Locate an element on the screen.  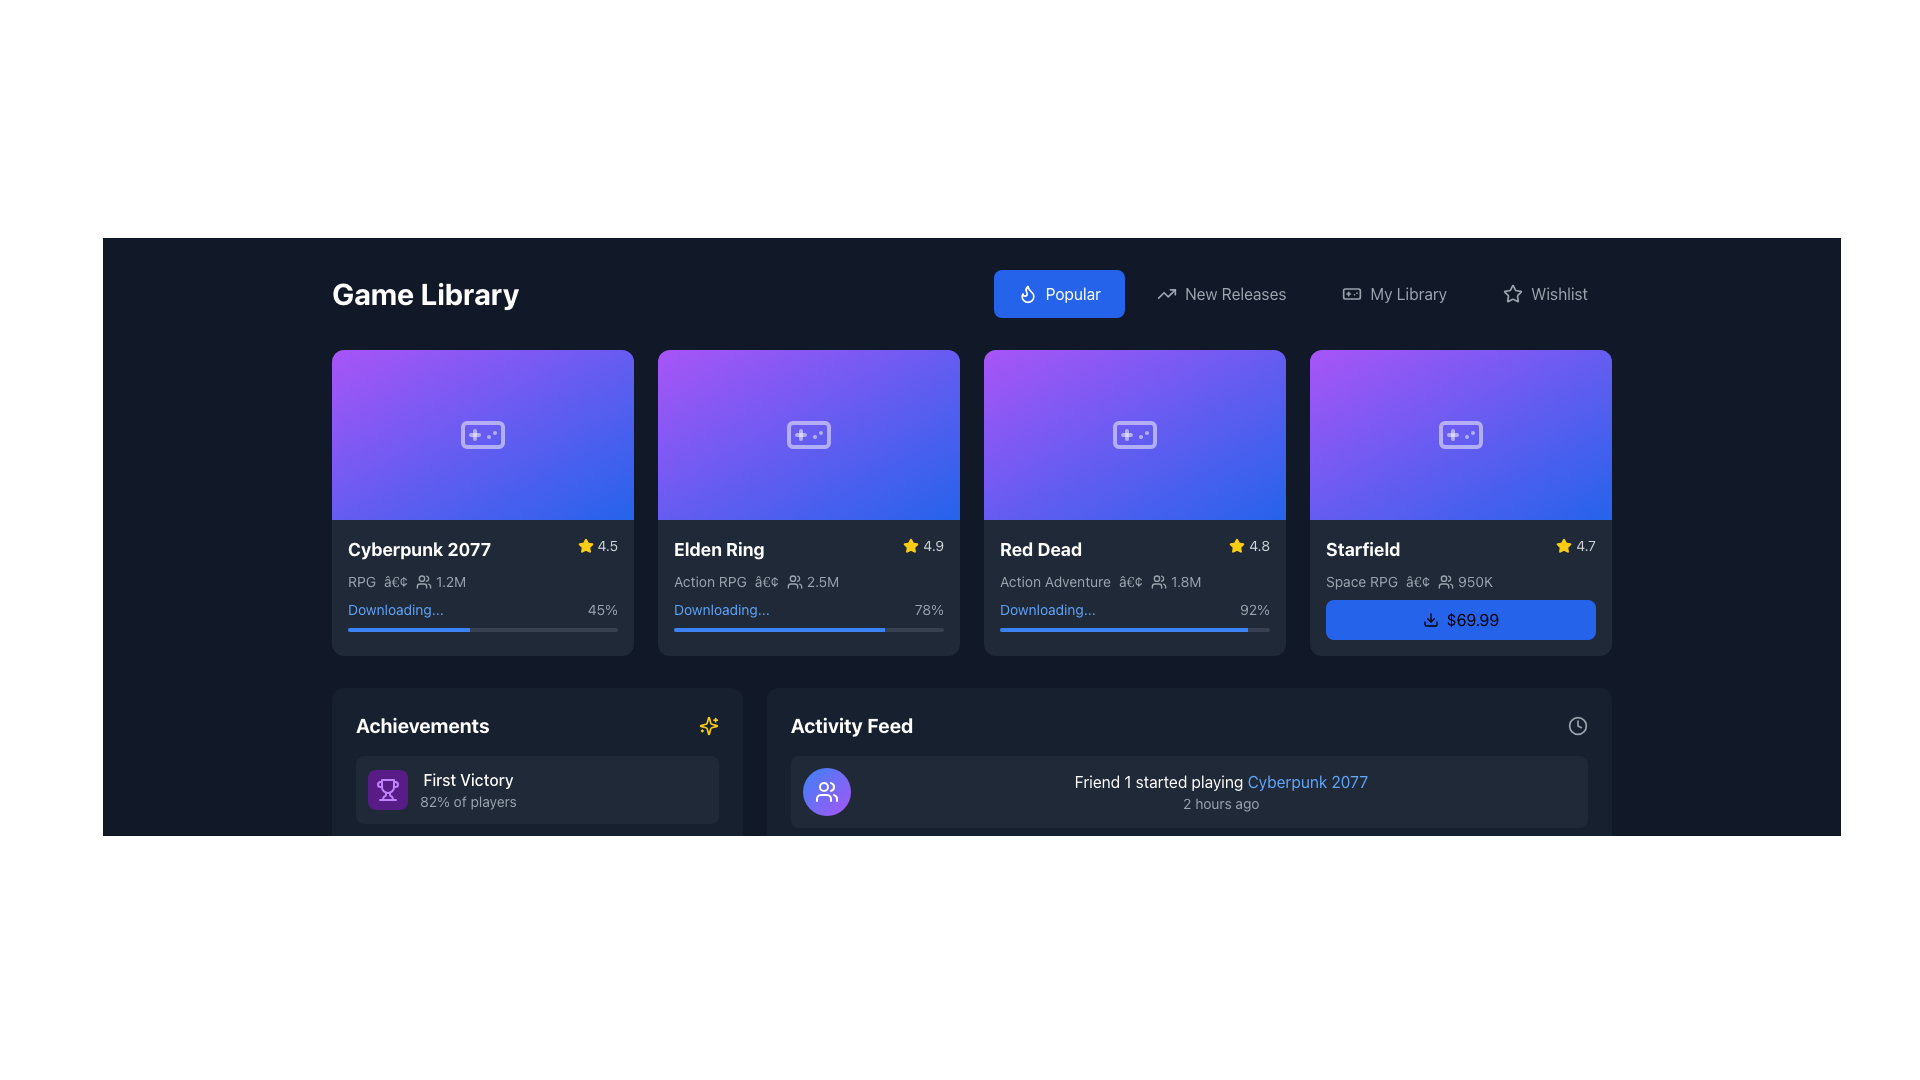
the 'Wishlist' button located at the top-right corner of the navigation bar is located at coordinates (1544, 293).